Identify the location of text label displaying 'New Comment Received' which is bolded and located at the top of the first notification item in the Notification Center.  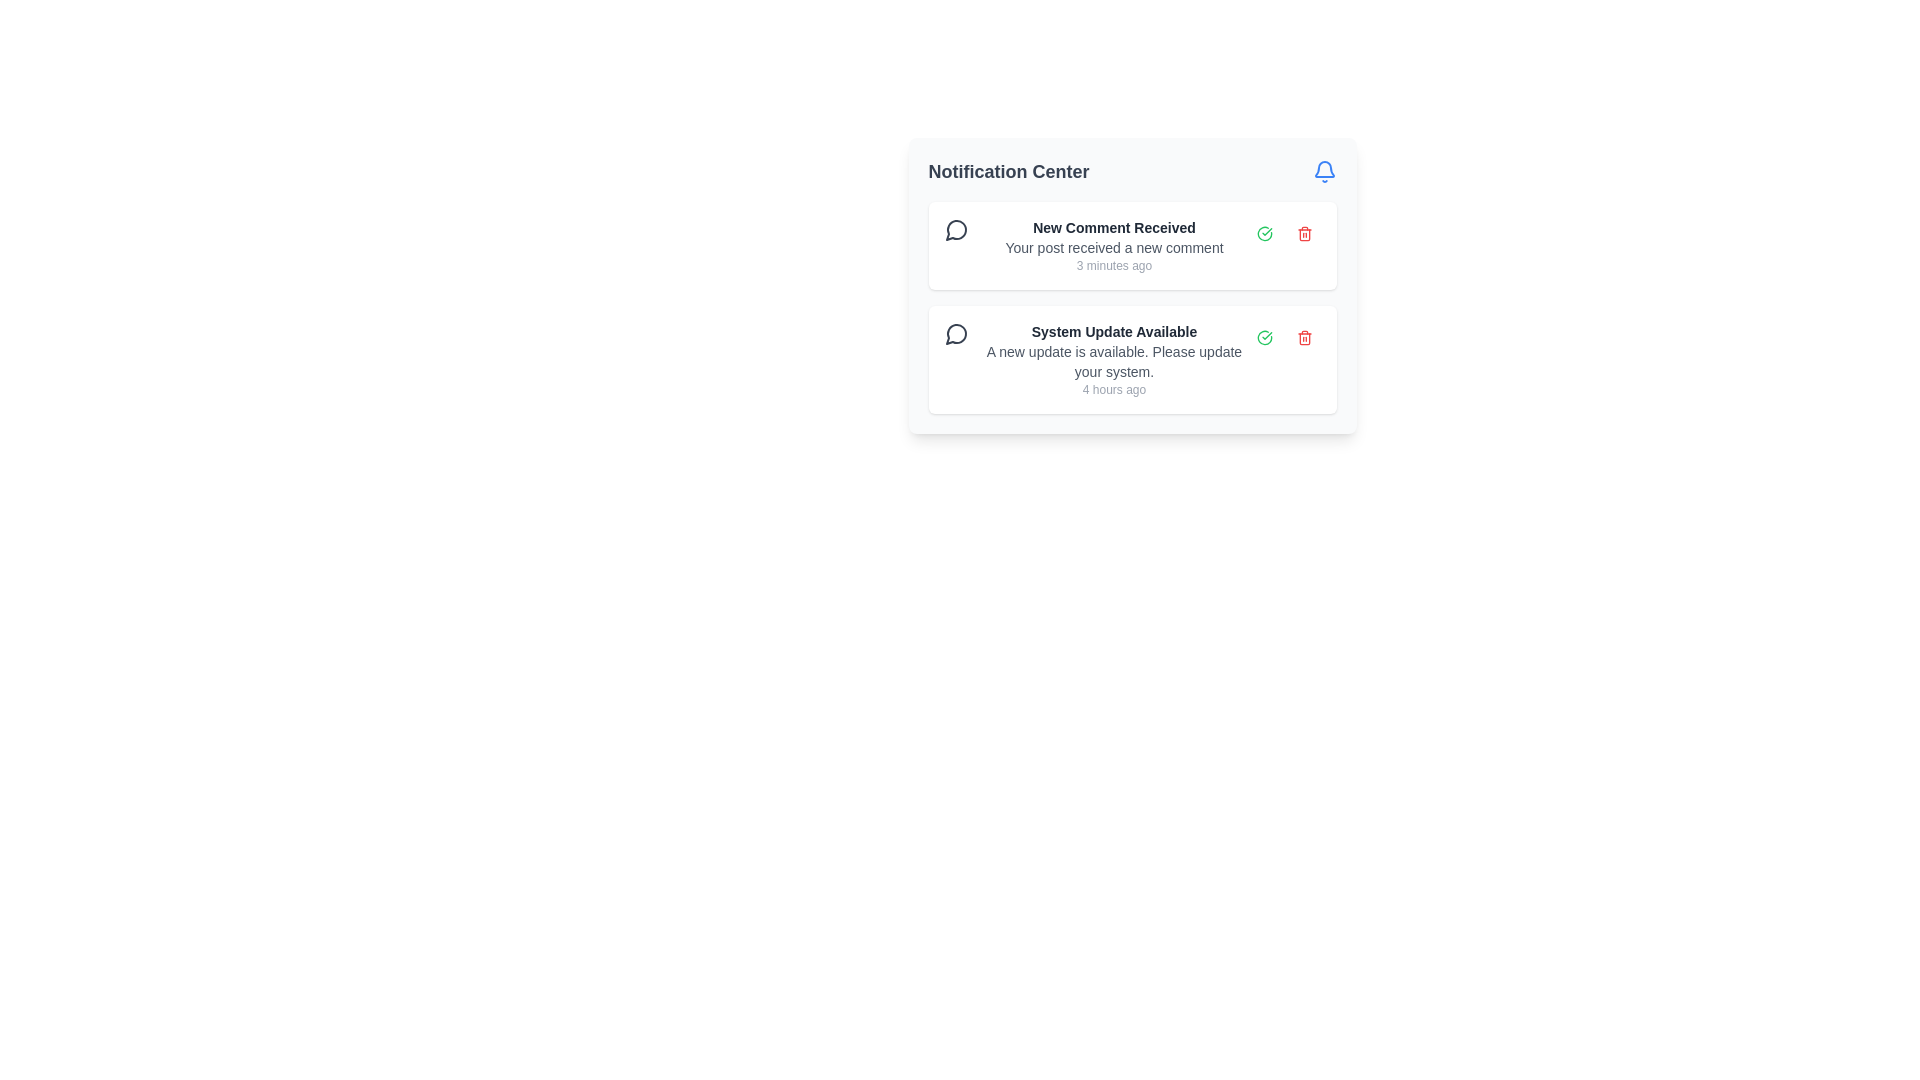
(1113, 226).